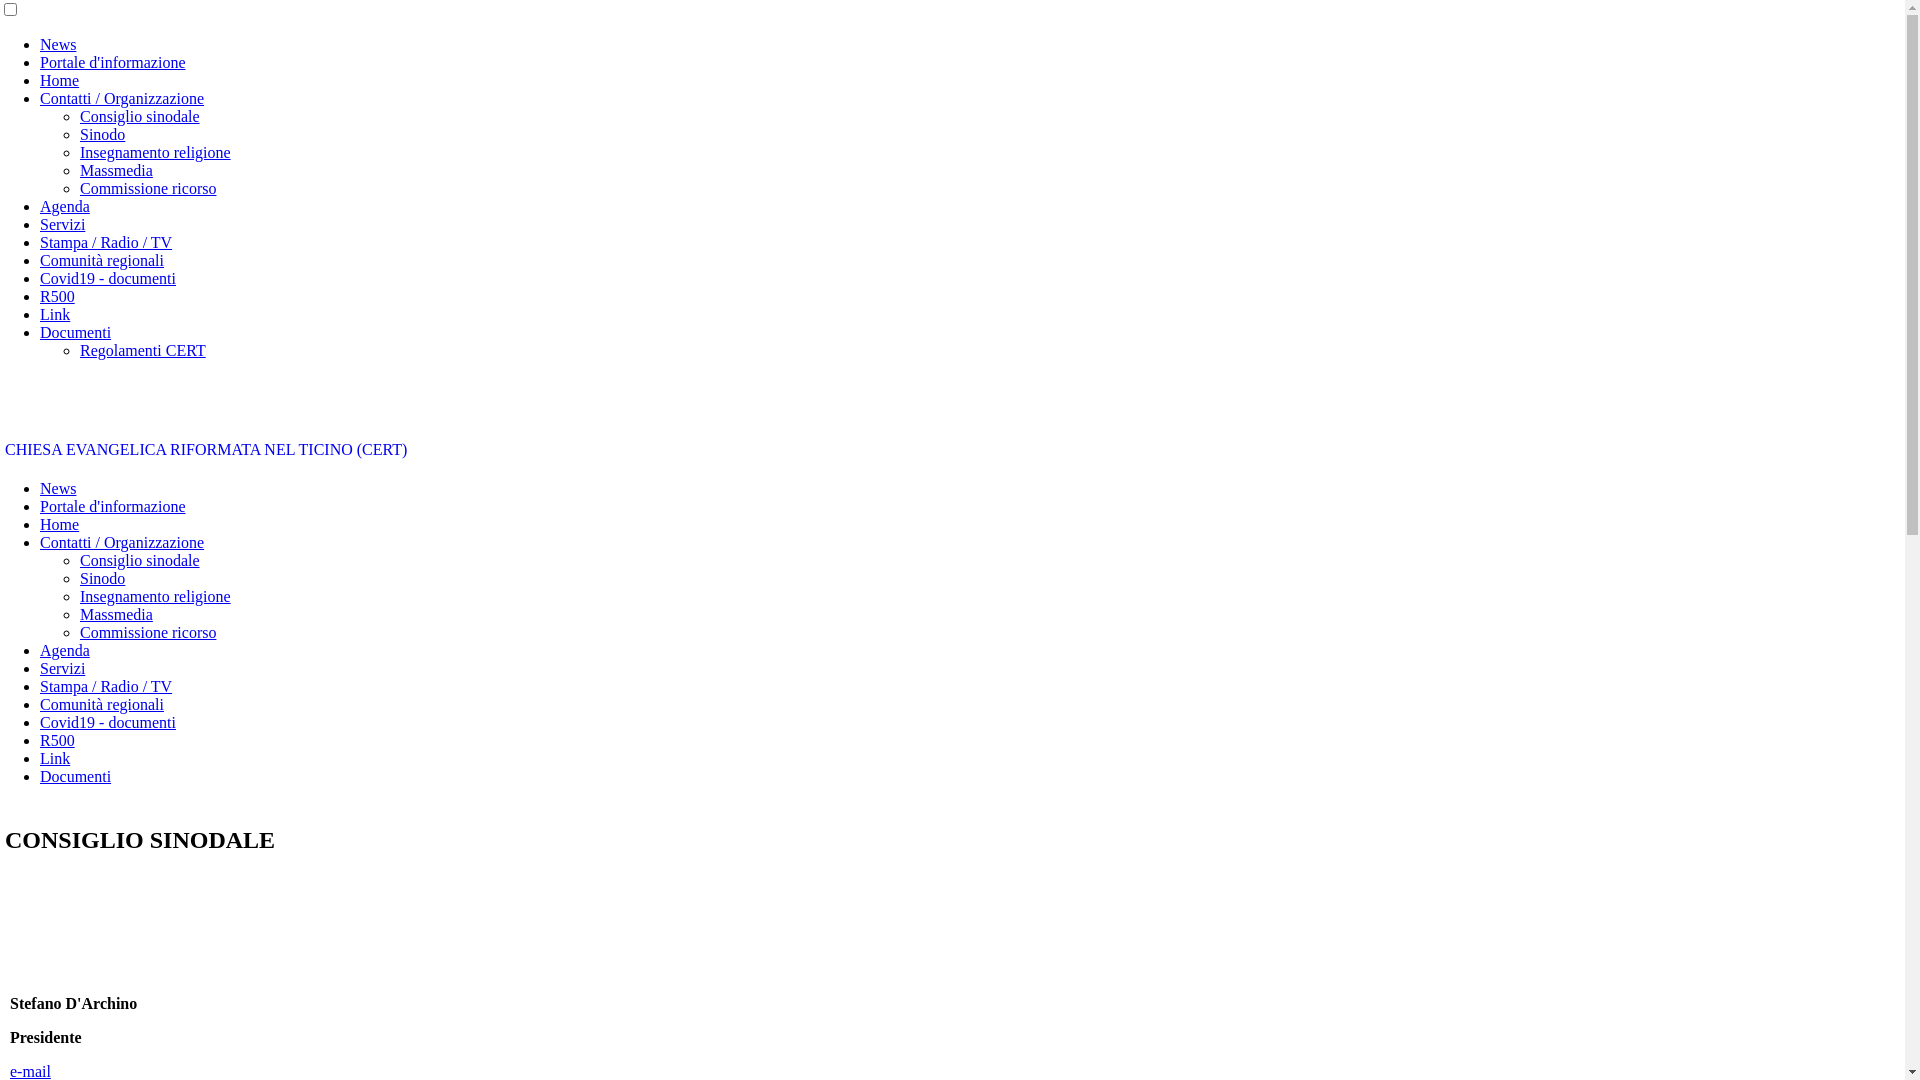 The height and width of the screenshot is (1080, 1920). What do you see at coordinates (138, 560) in the screenshot?
I see `'Consiglio sinodale'` at bounding box center [138, 560].